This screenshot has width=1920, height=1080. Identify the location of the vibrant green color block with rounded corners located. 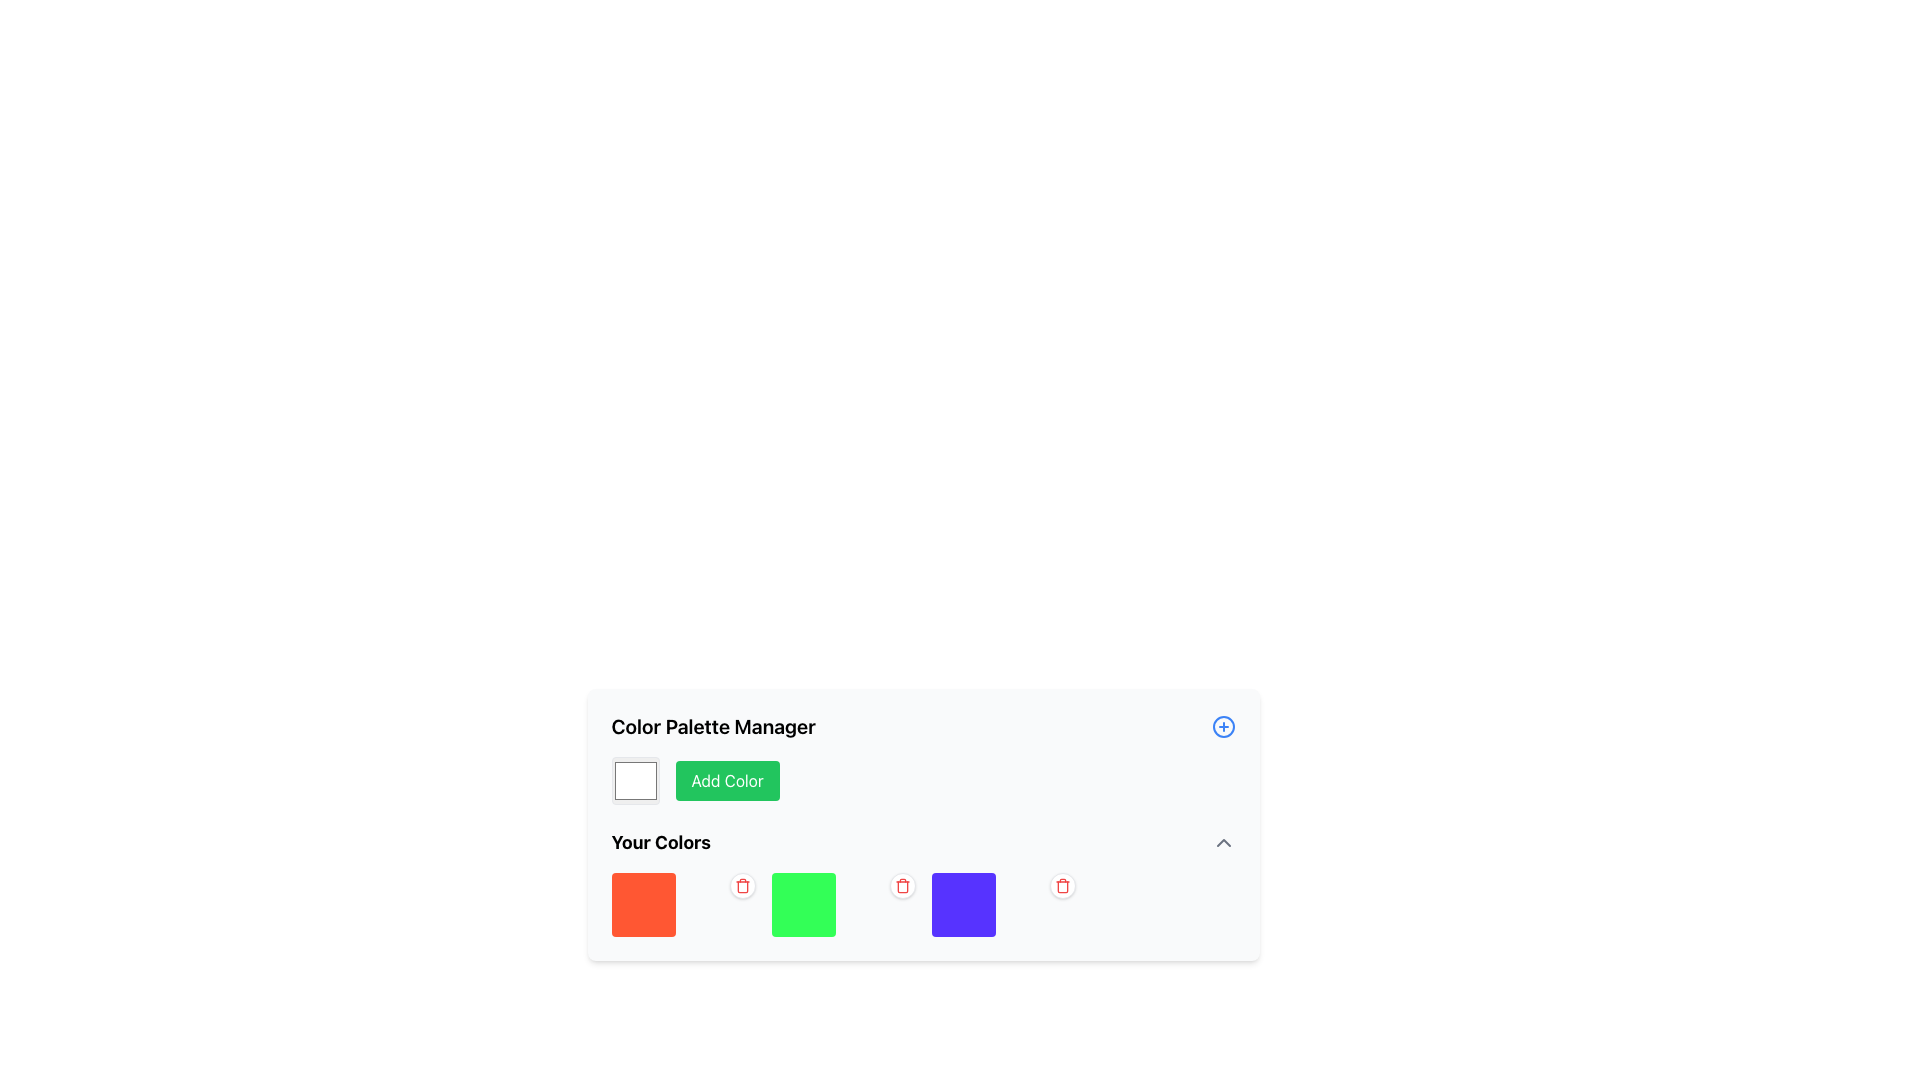
(843, 905).